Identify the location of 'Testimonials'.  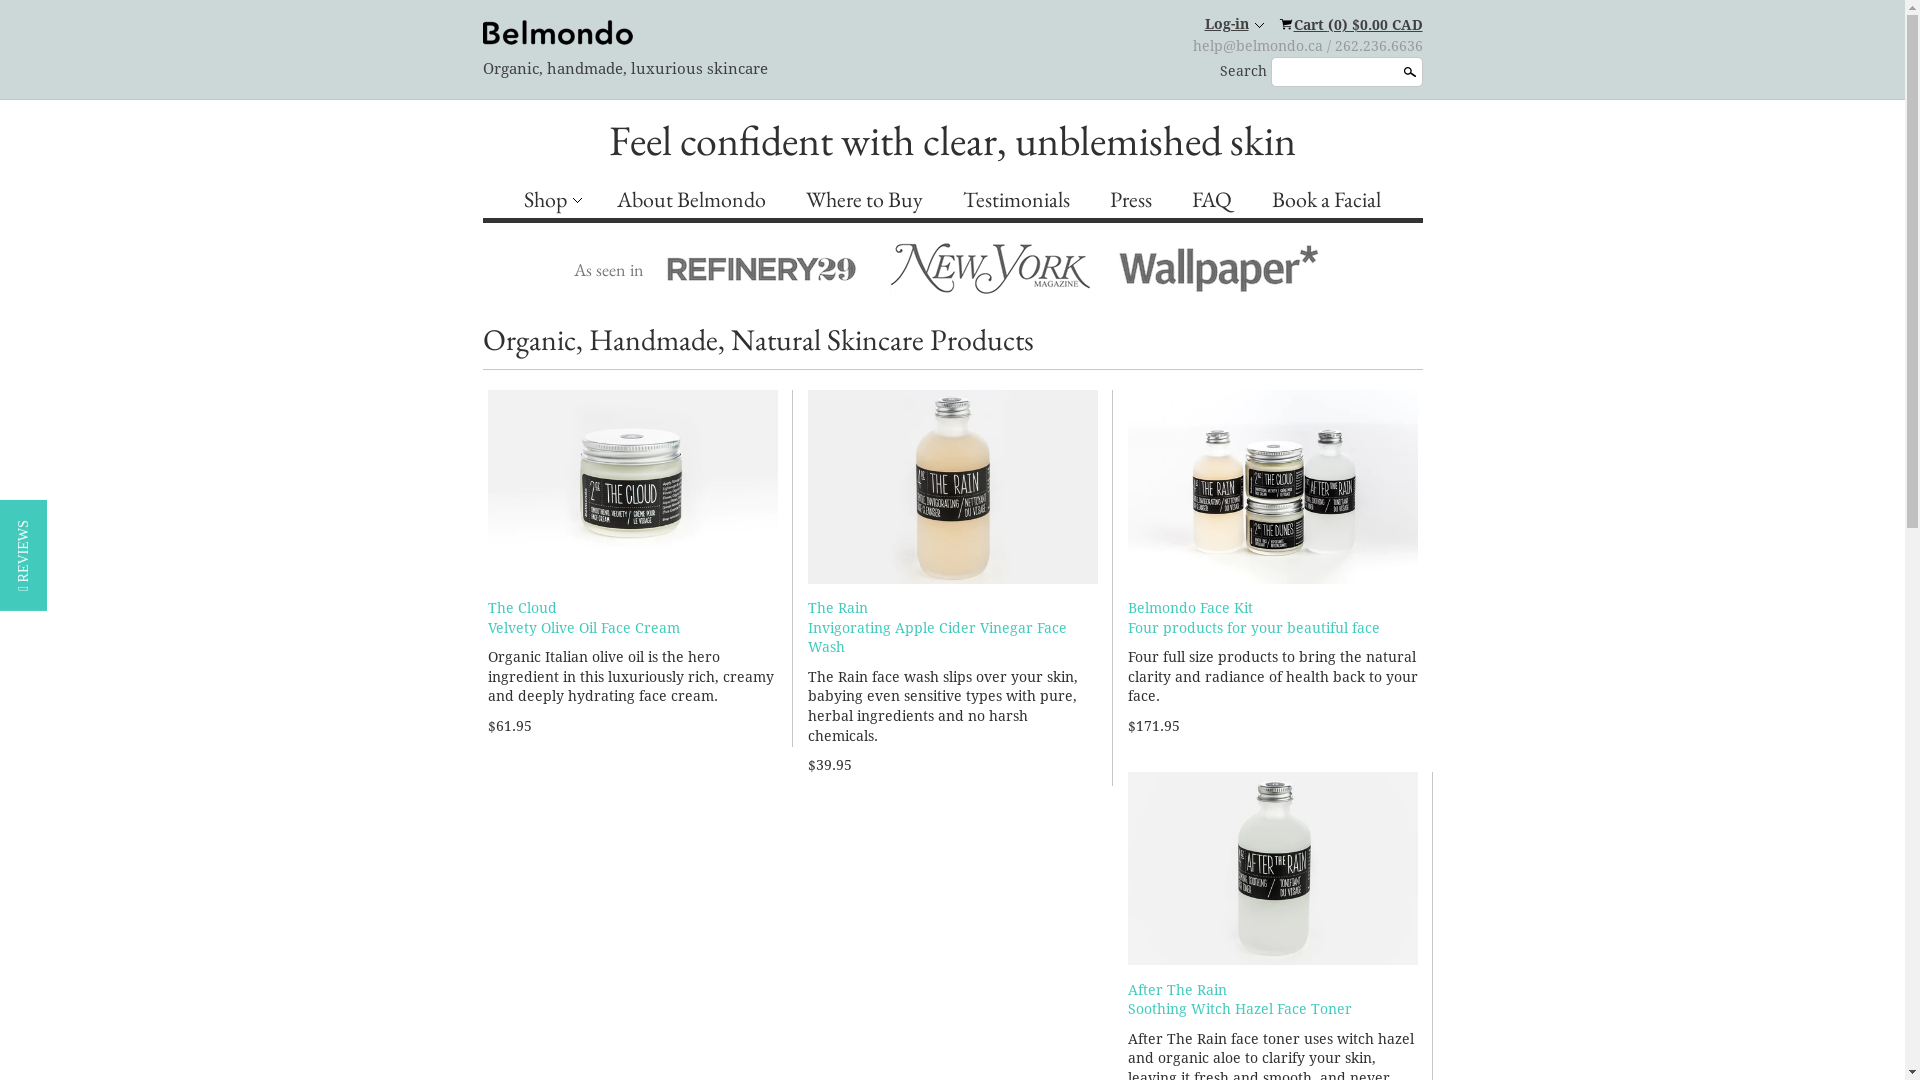
(1016, 200).